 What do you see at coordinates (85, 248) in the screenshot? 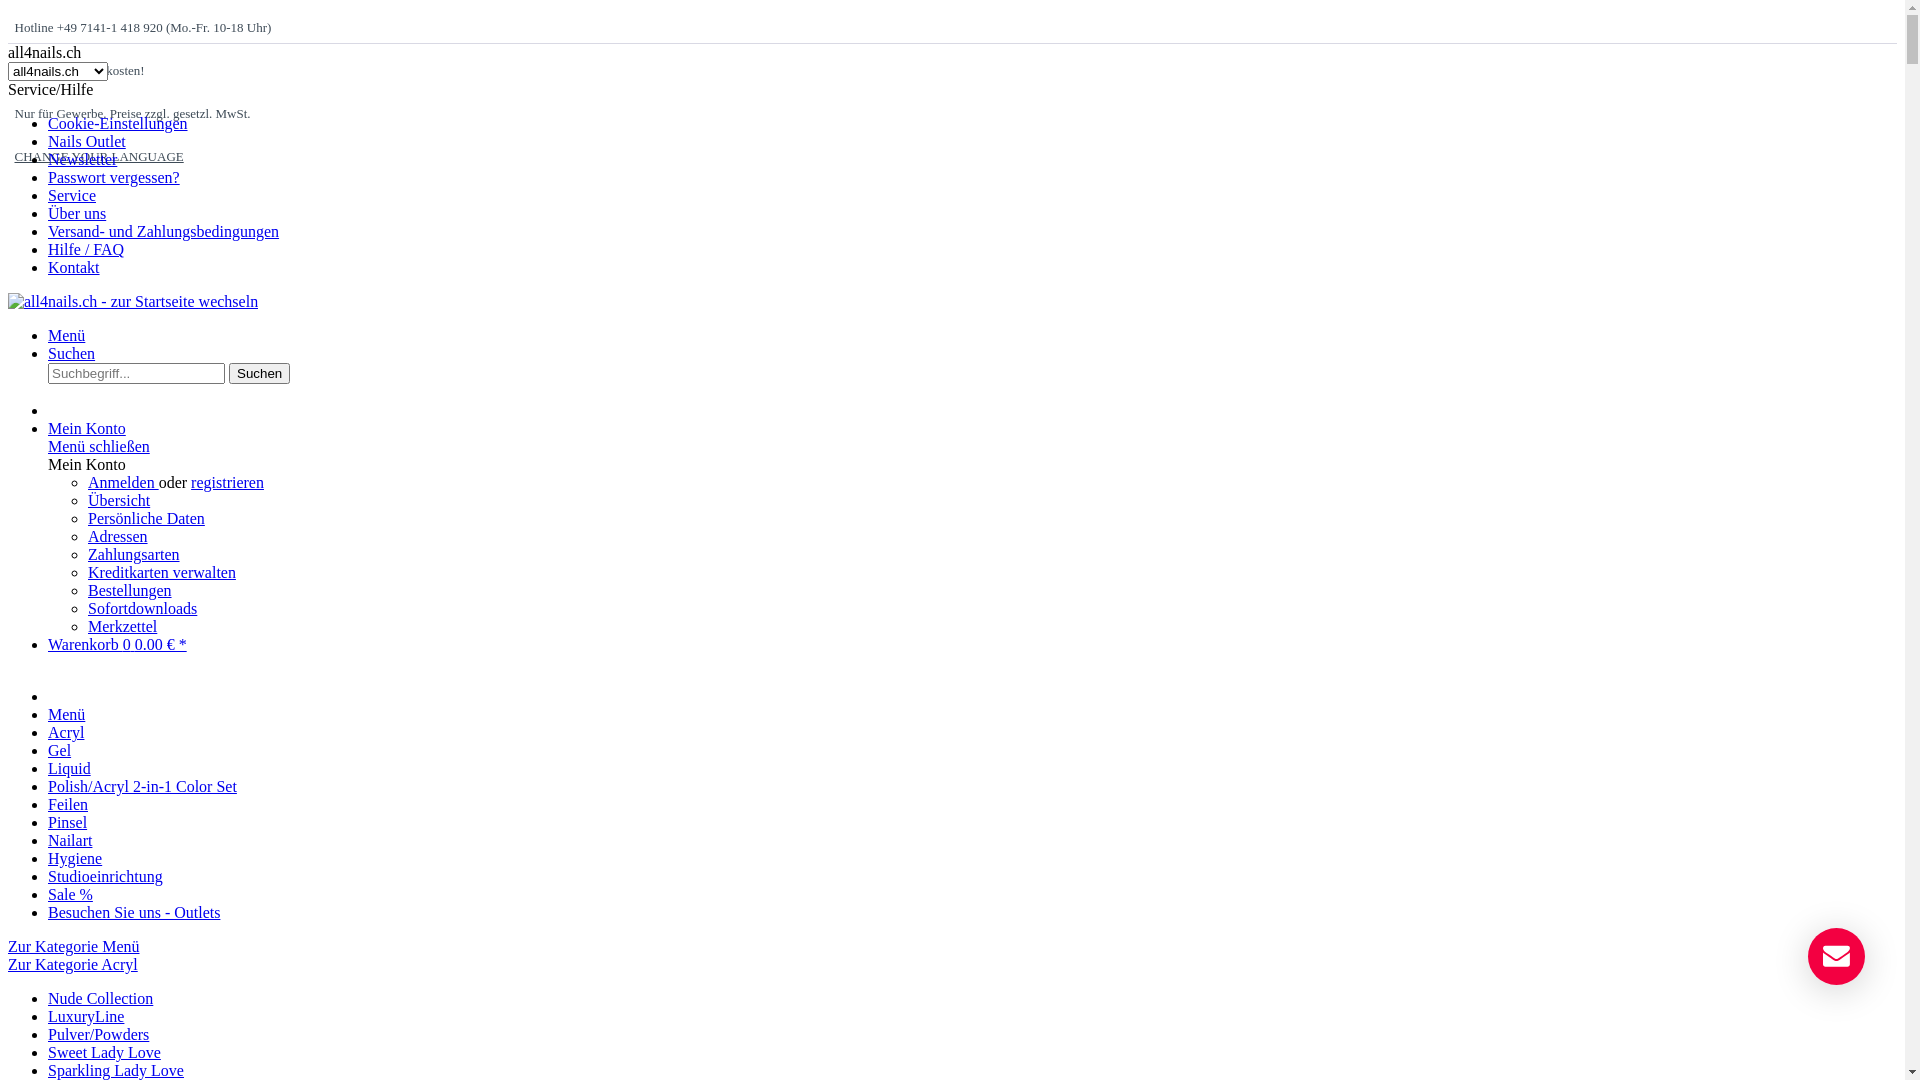
I see `'Hilfe / FAQ'` at bounding box center [85, 248].